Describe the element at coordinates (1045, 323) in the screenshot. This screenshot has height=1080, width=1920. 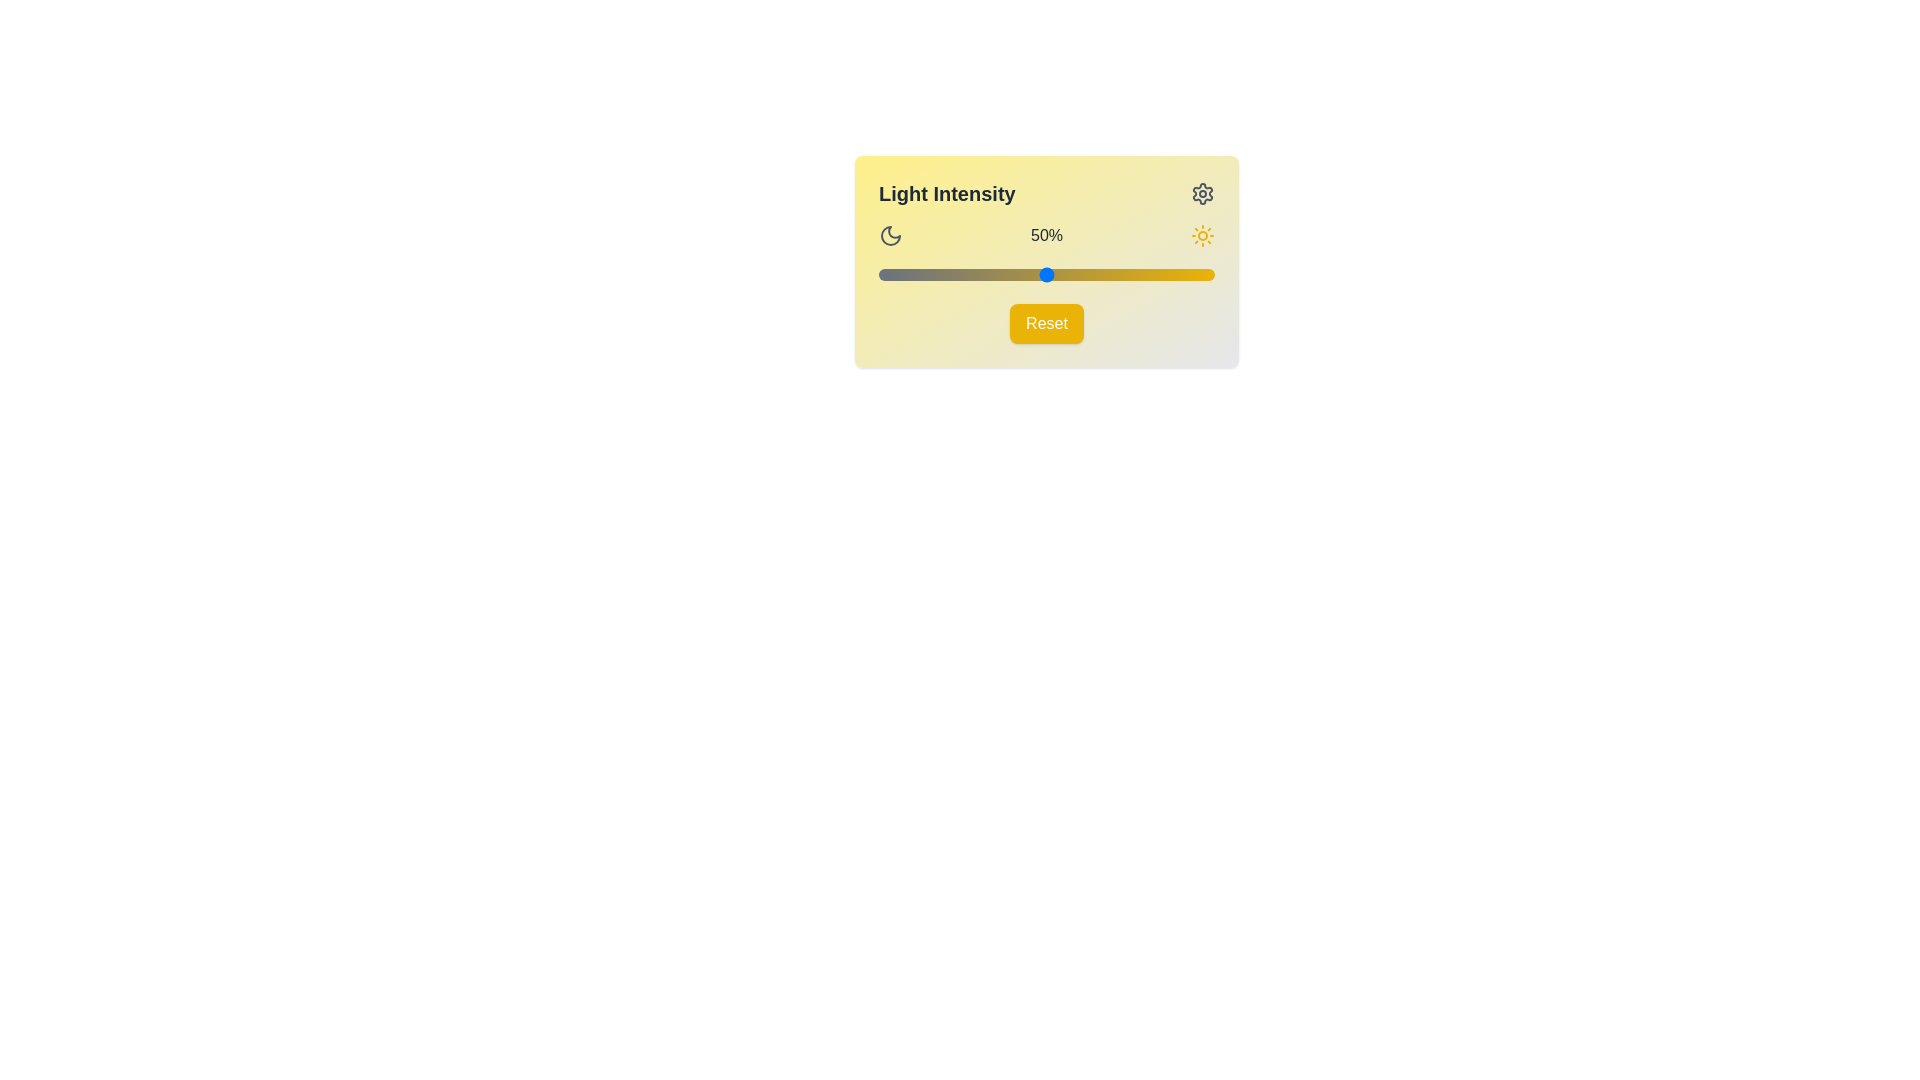
I see `the Reset button to reset the brightness to 50%` at that location.